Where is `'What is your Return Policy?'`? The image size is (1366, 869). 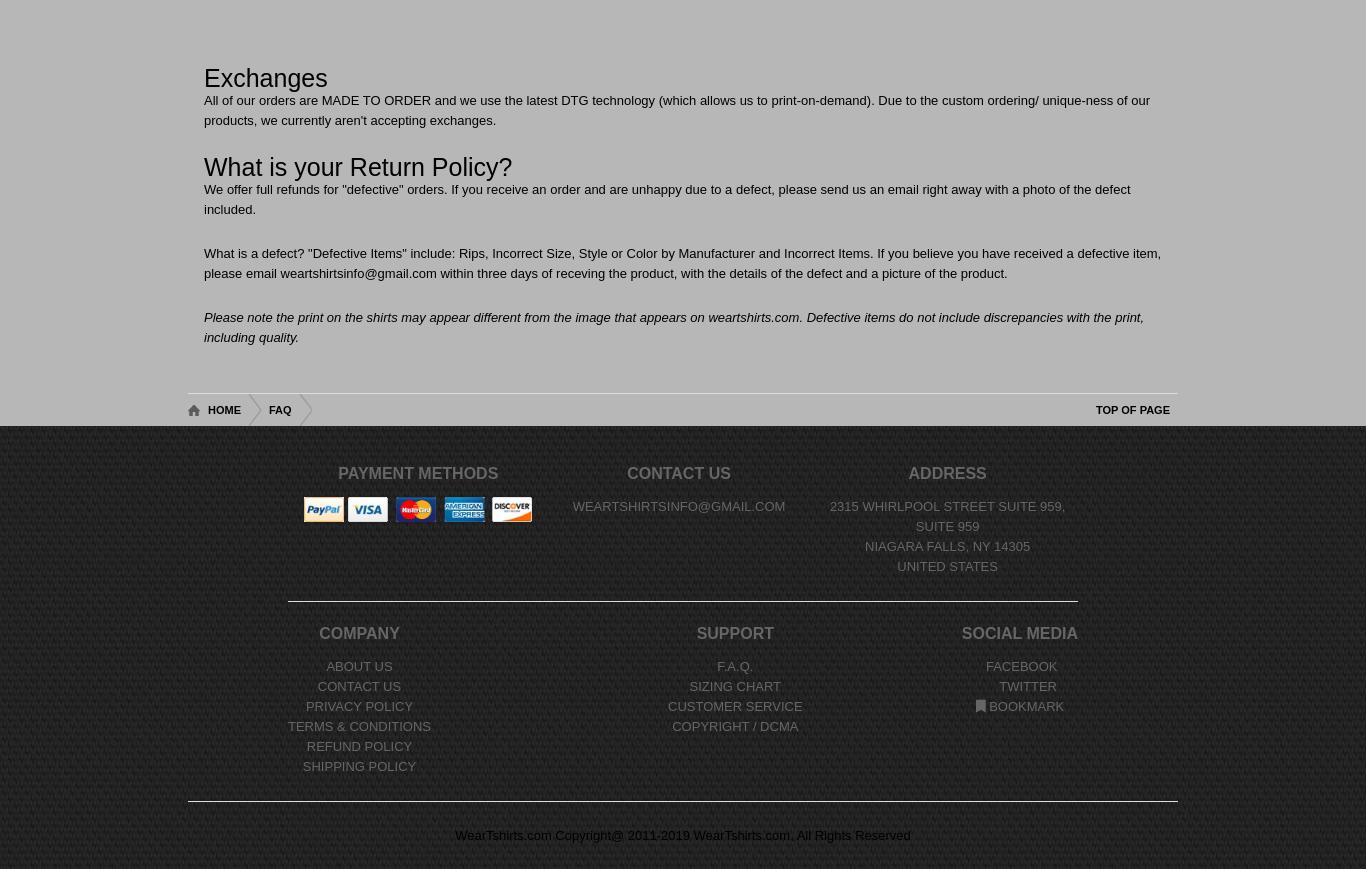
'What is your Return Policy?' is located at coordinates (357, 166).